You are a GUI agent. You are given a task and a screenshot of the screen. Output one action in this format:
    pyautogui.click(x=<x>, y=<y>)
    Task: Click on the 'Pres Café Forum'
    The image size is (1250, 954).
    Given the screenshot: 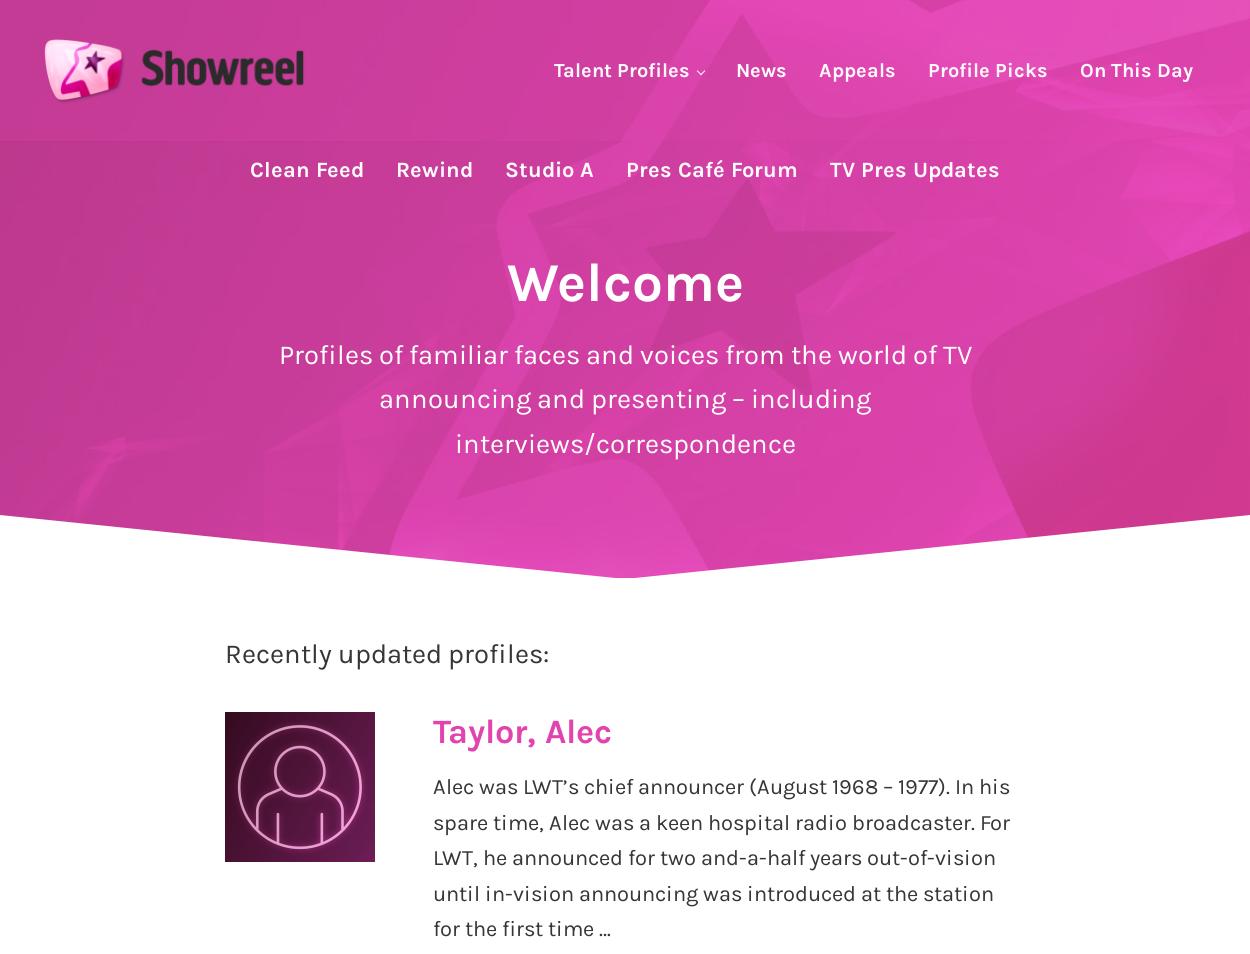 What is the action you would take?
    pyautogui.click(x=711, y=169)
    